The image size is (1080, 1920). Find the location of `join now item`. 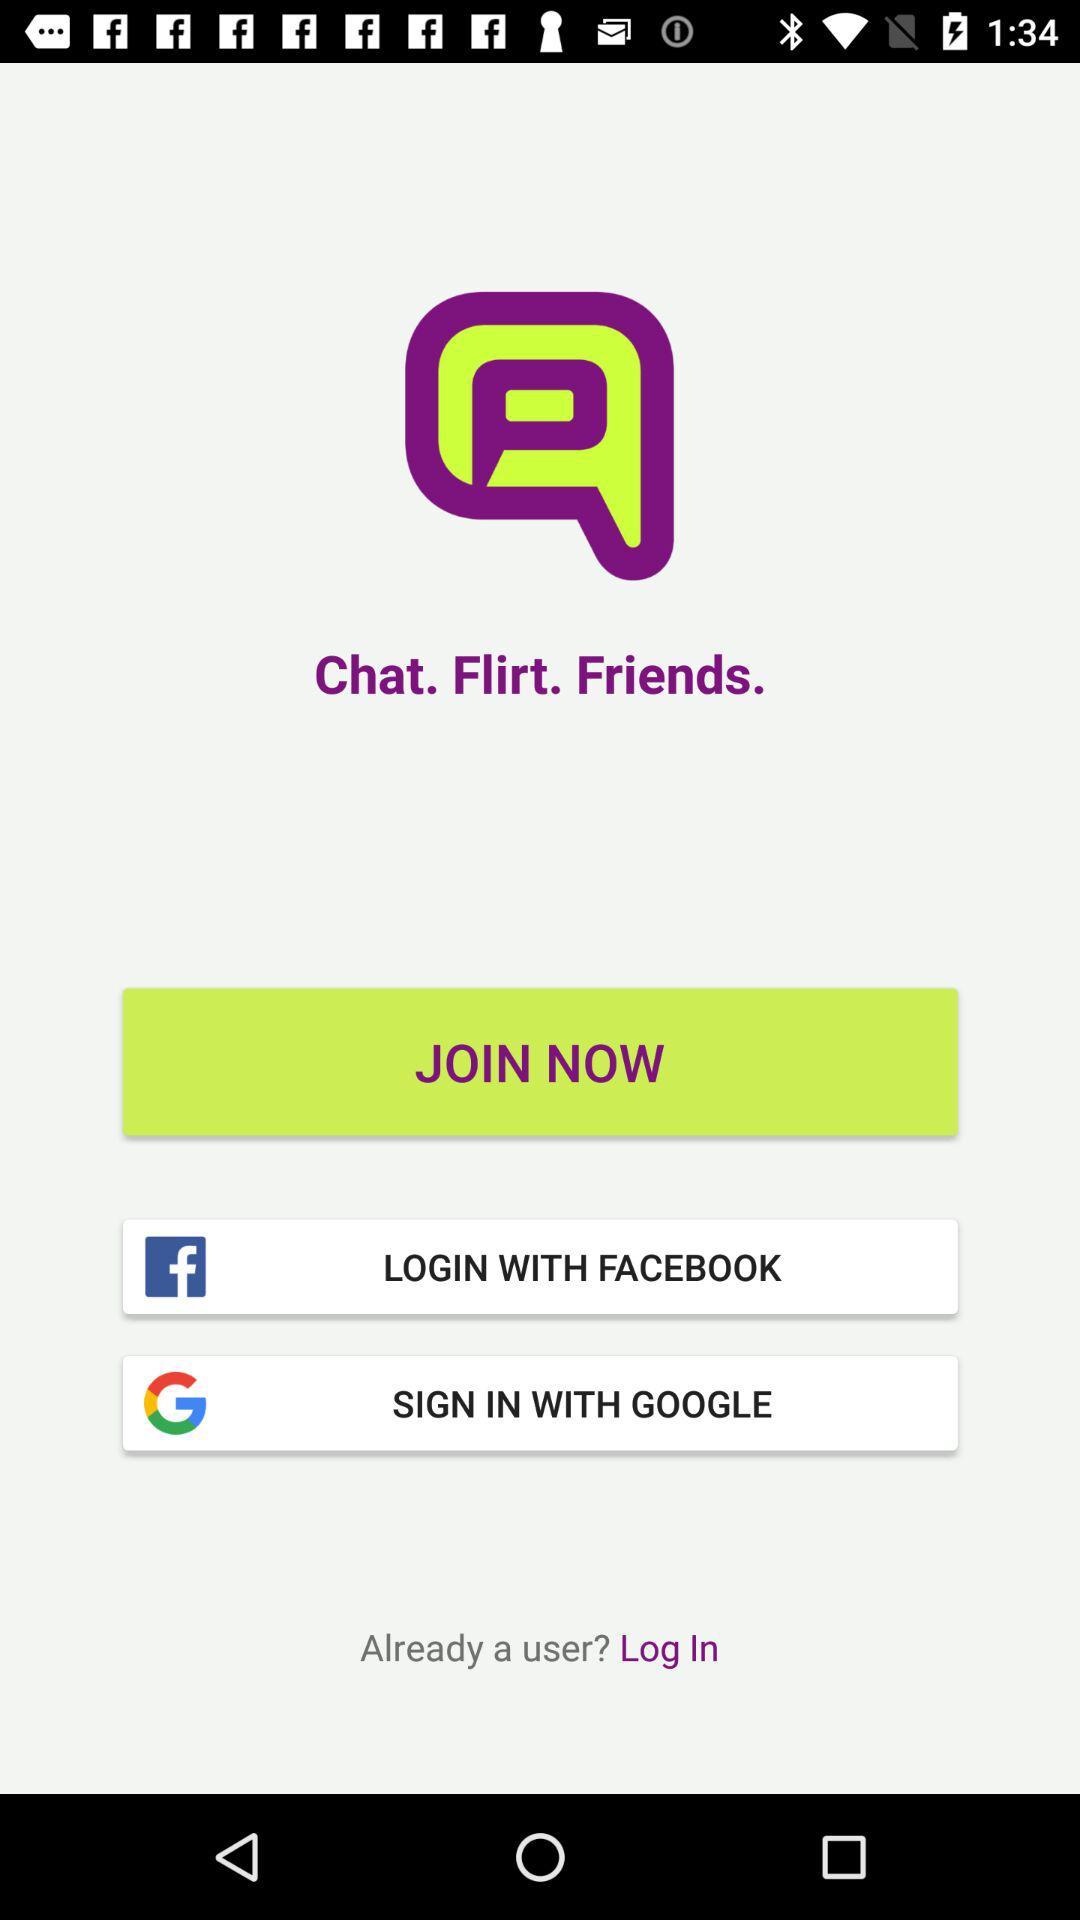

join now item is located at coordinates (540, 1060).